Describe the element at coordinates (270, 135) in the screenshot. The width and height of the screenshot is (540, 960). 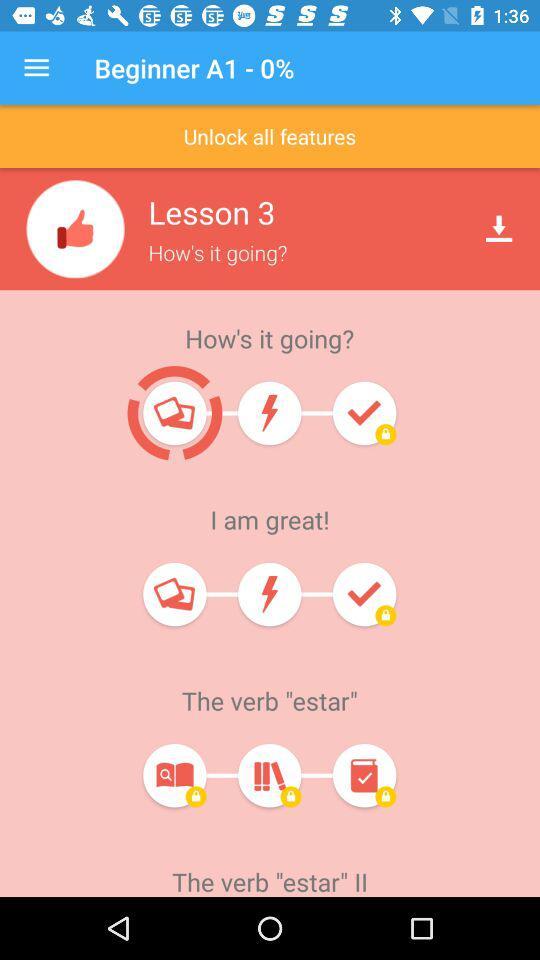
I see `the unlock all features` at that location.